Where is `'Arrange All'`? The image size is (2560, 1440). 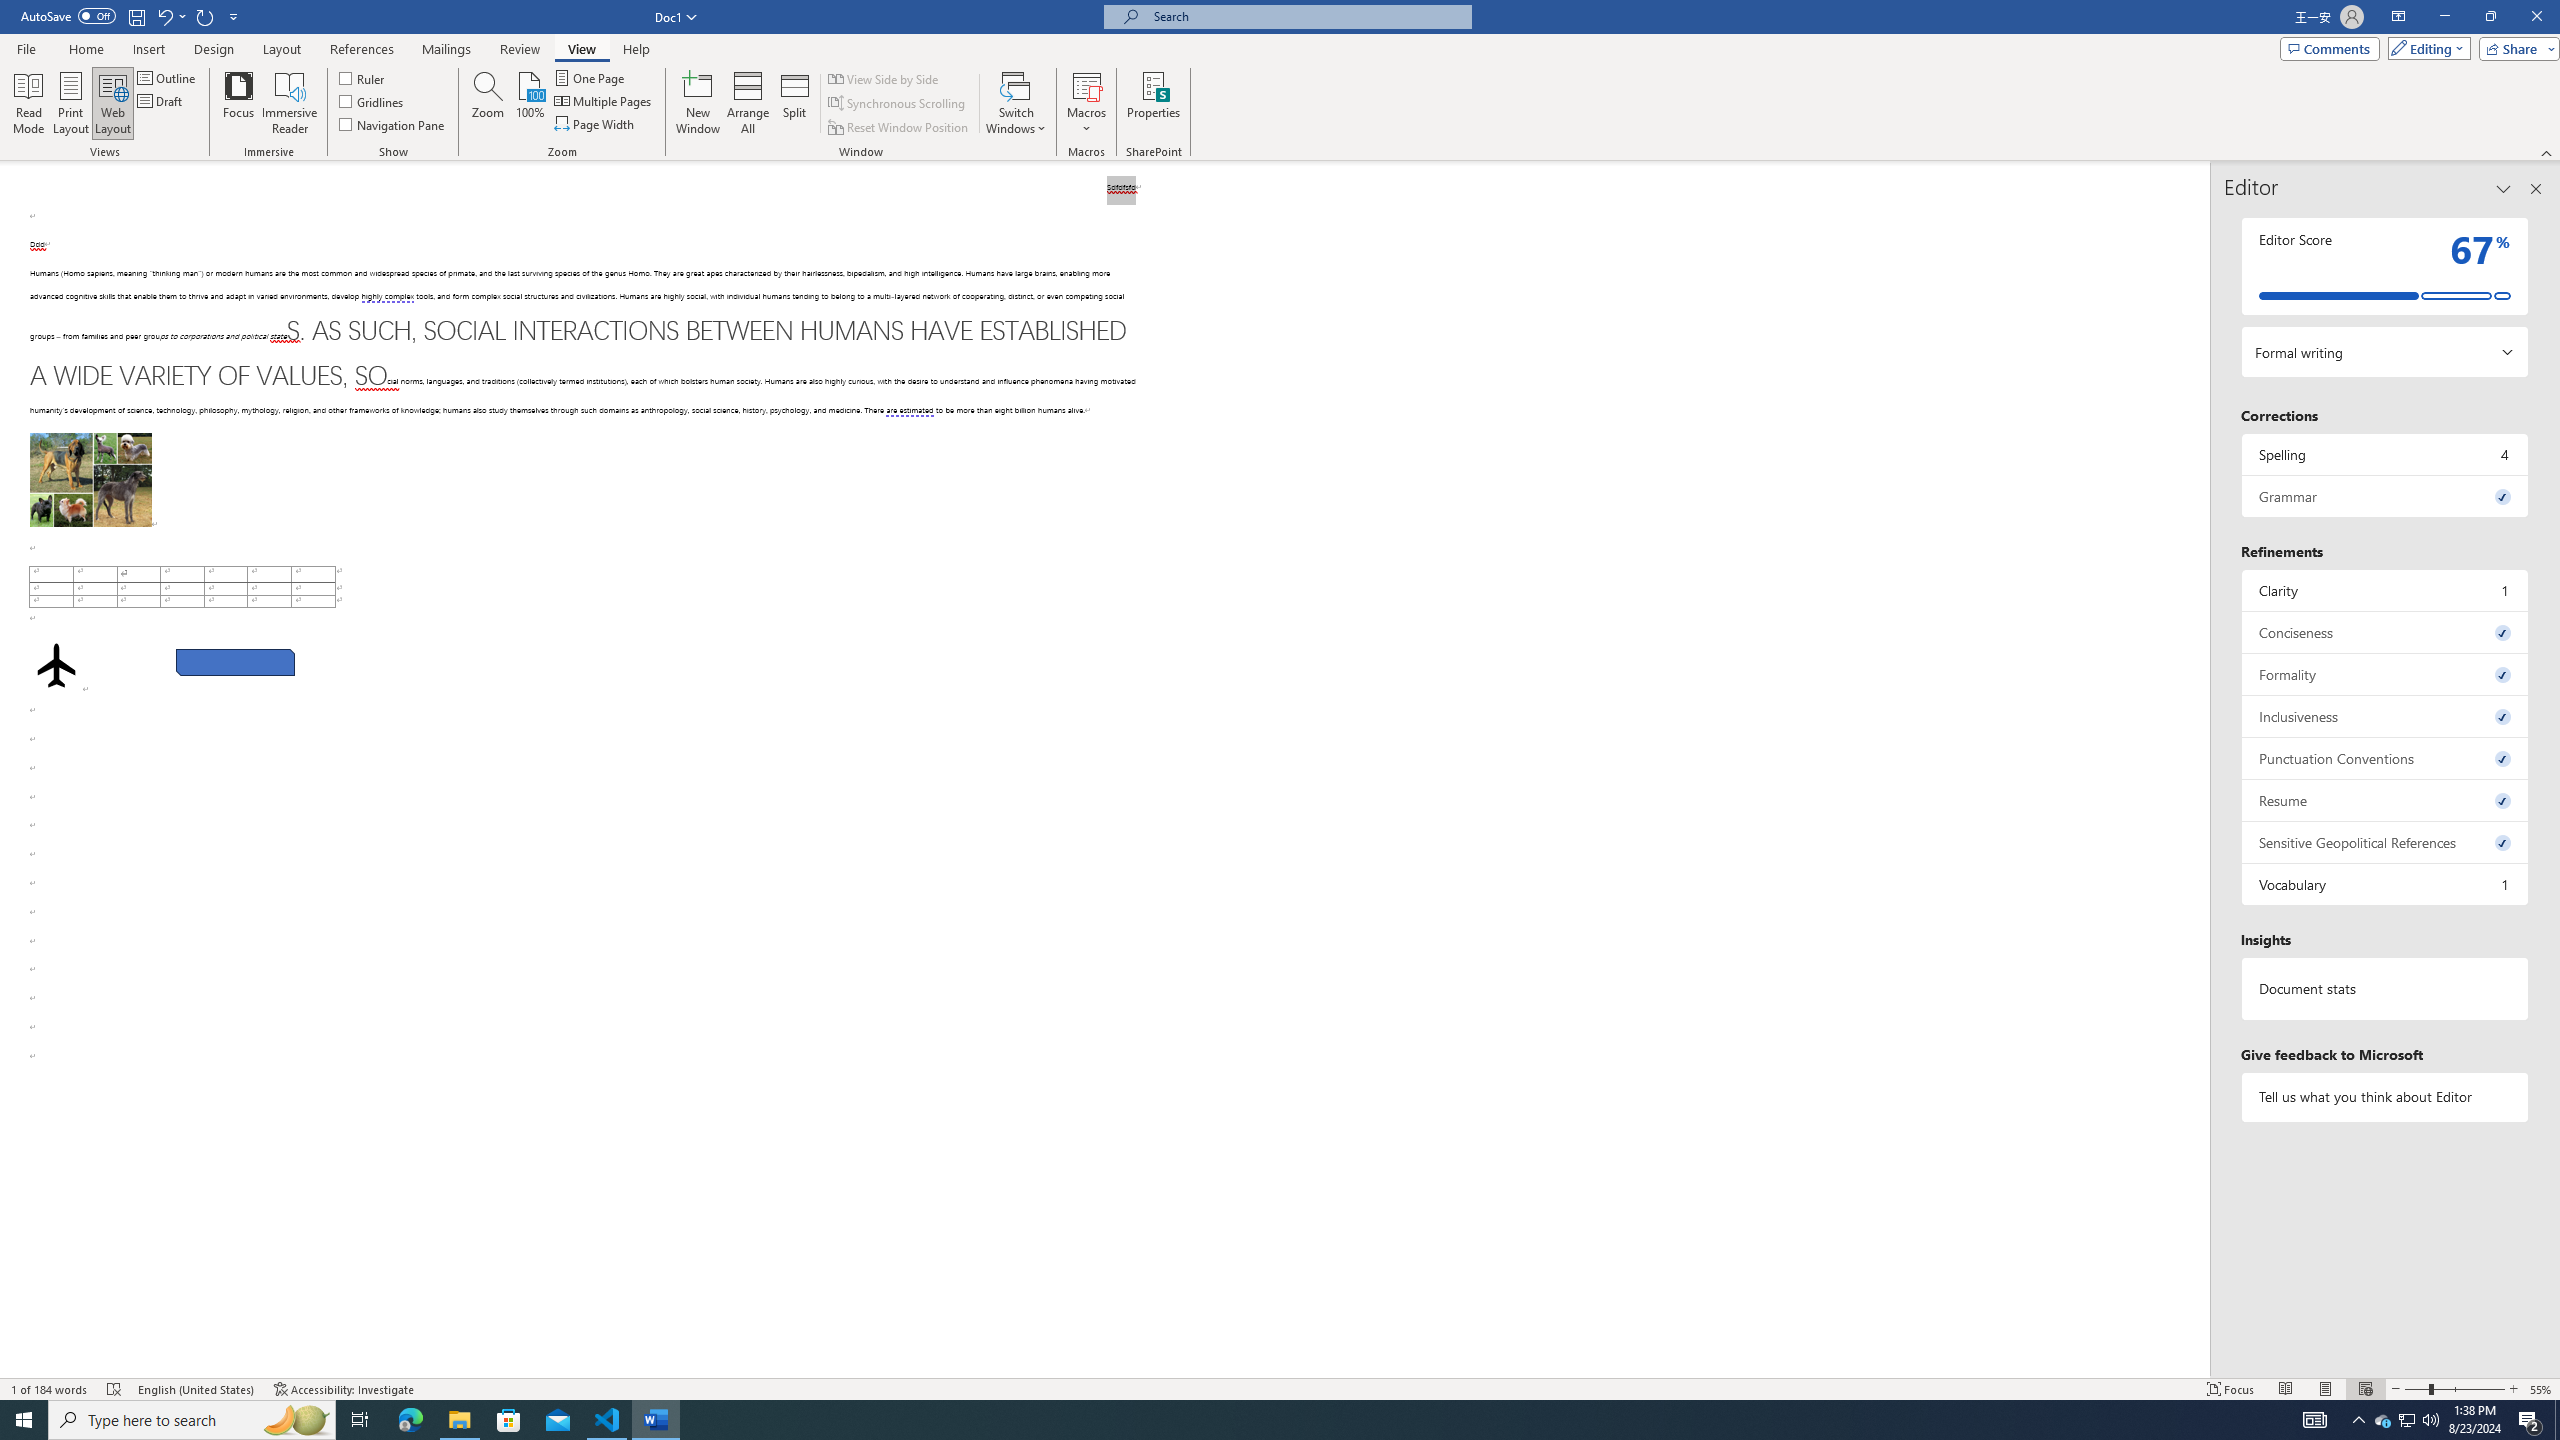 'Arrange All' is located at coordinates (747, 103).